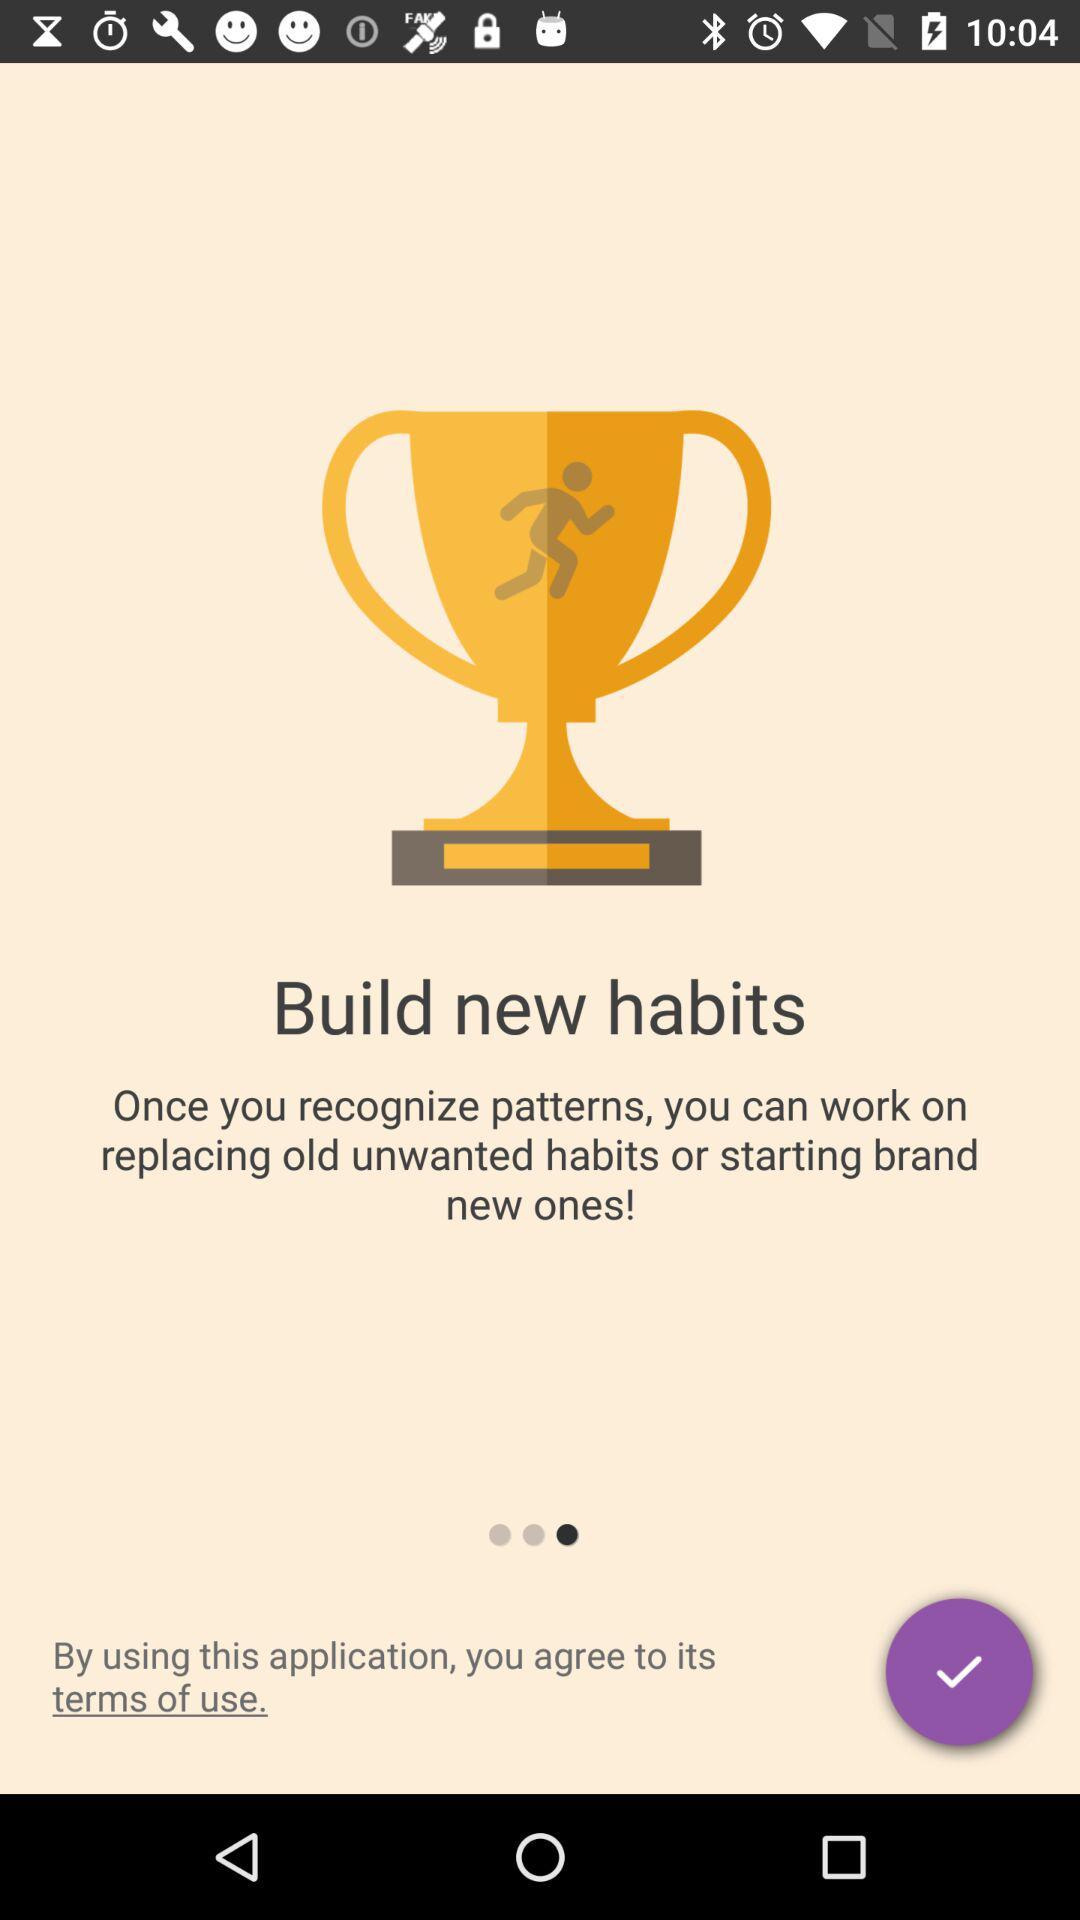 Image resolution: width=1080 pixels, height=1920 pixels. What do you see at coordinates (426, 1675) in the screenshot?
I see `the by using this` at bounding box center [426, 1675].